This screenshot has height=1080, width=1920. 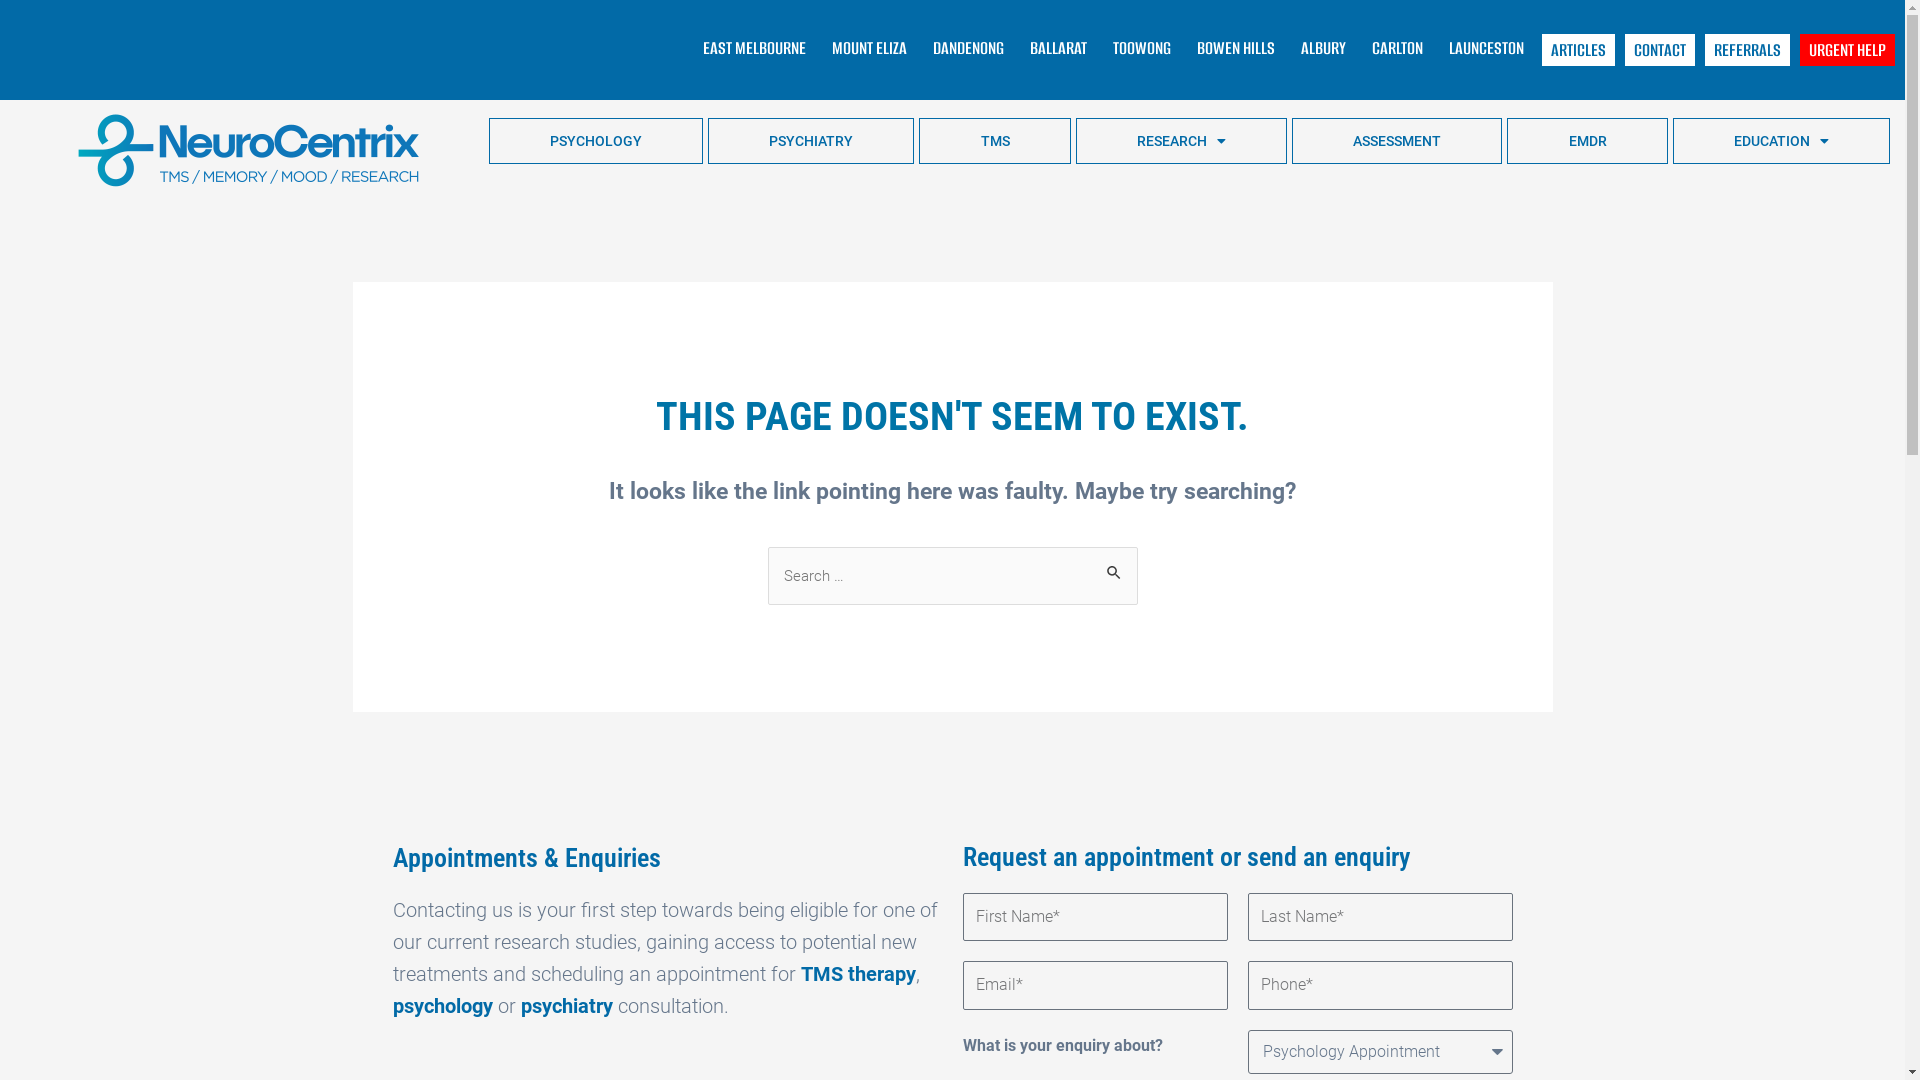 What do you see at coordinates (869, 46) in the screenshot?
I see `'MOUNT ELIZA'` at bounding box center [869, 46].